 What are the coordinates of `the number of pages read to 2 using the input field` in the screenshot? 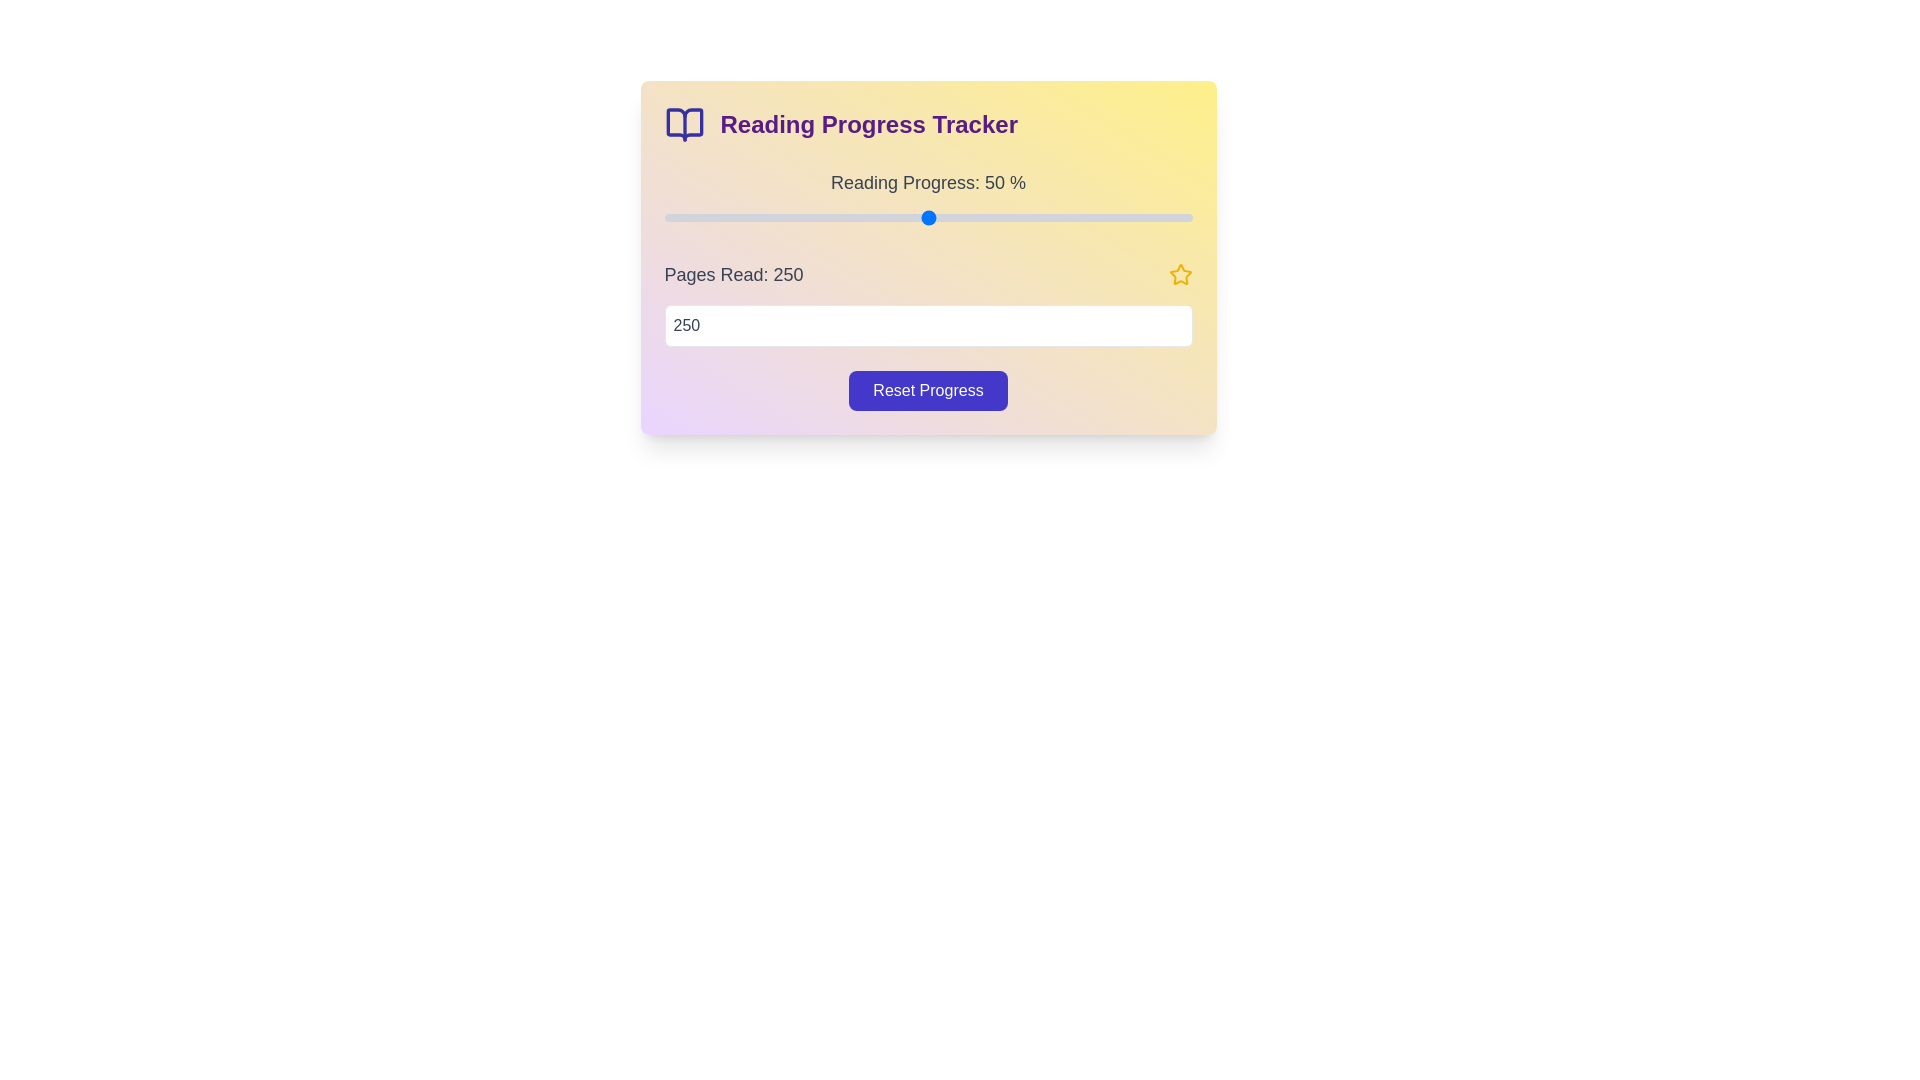 It's located at (927, 325).